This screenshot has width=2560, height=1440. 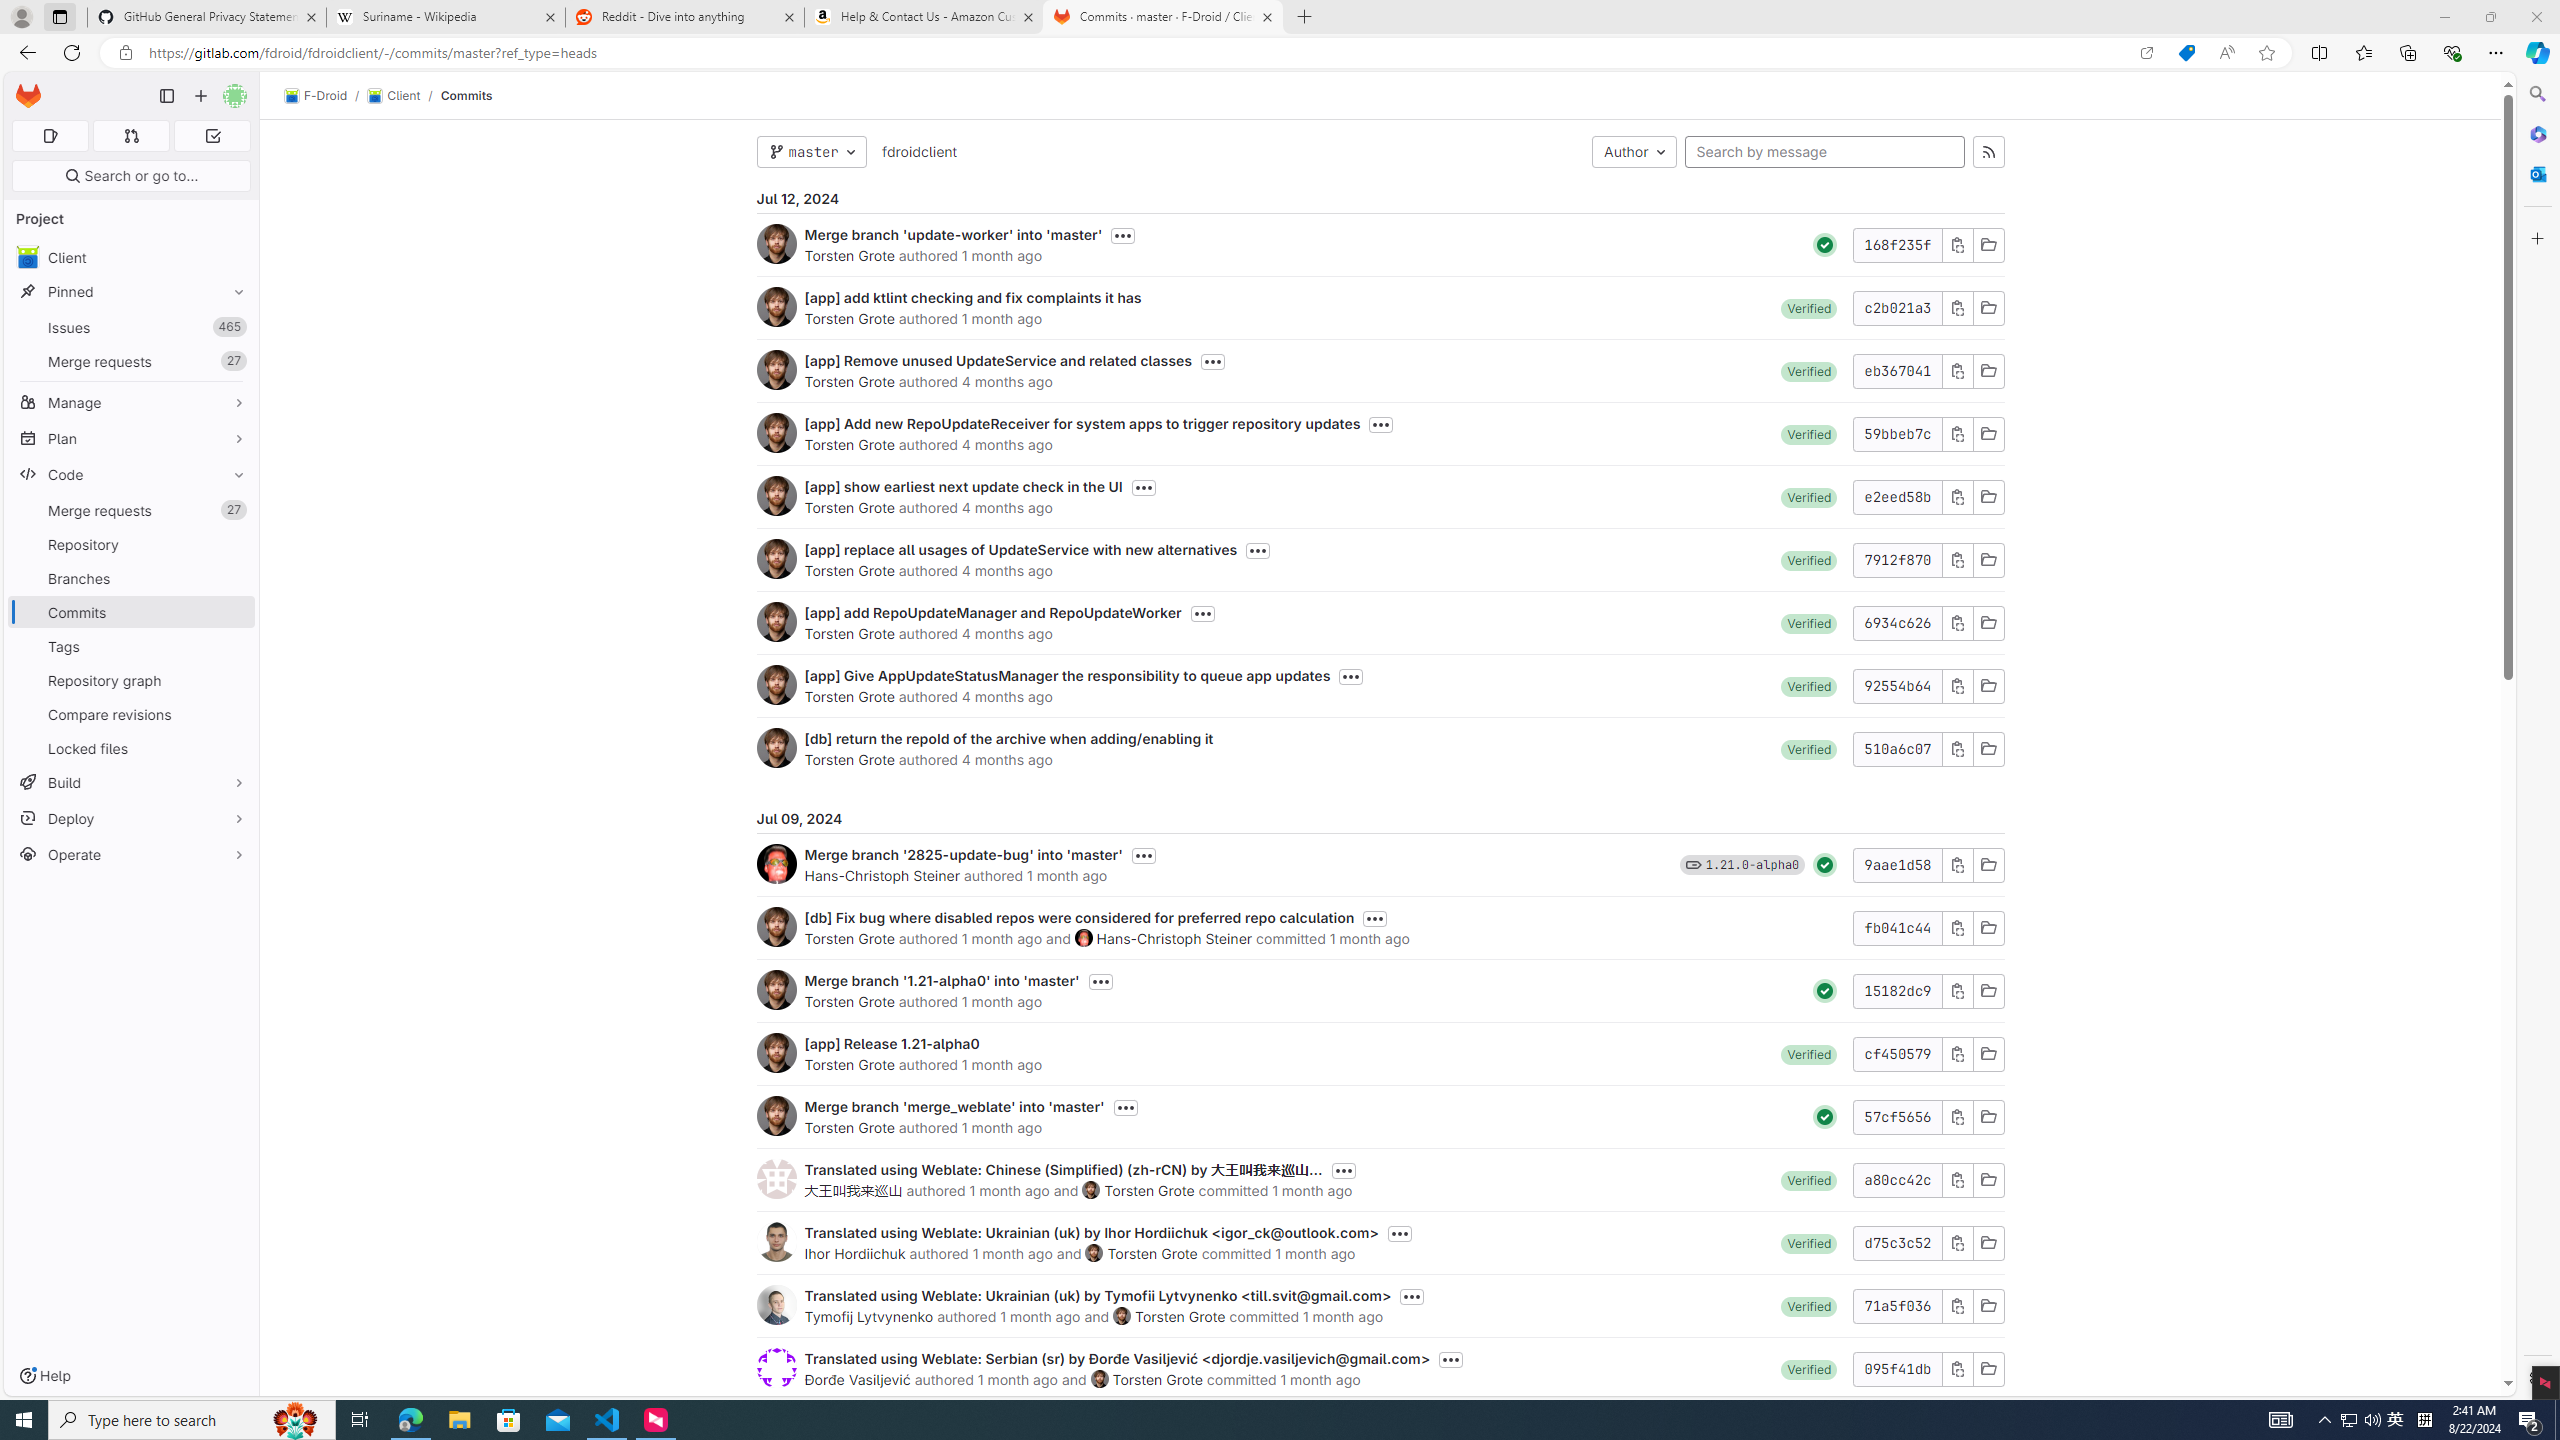 What do you see at coordinates (466, 95) in the screenshot?
I see `'Commits'` at bounding box center [466, 95].